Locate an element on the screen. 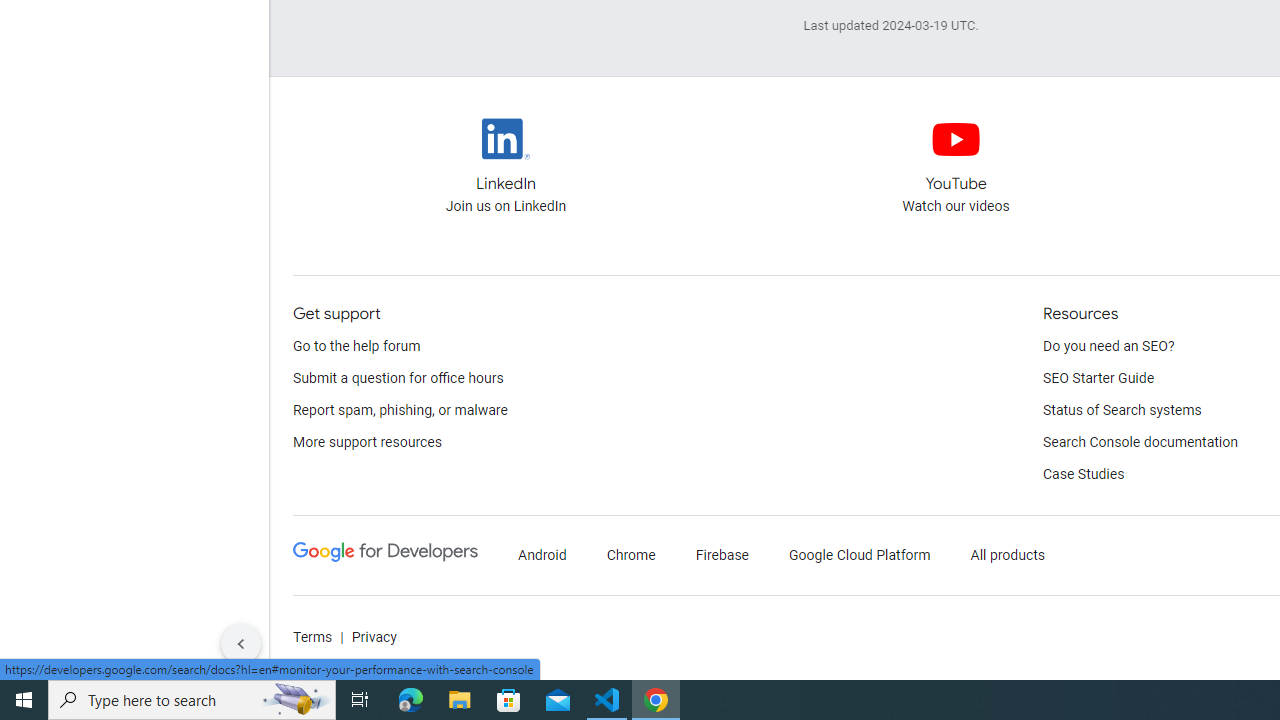  'LinkedIn' is located at coordinates (506, 137).